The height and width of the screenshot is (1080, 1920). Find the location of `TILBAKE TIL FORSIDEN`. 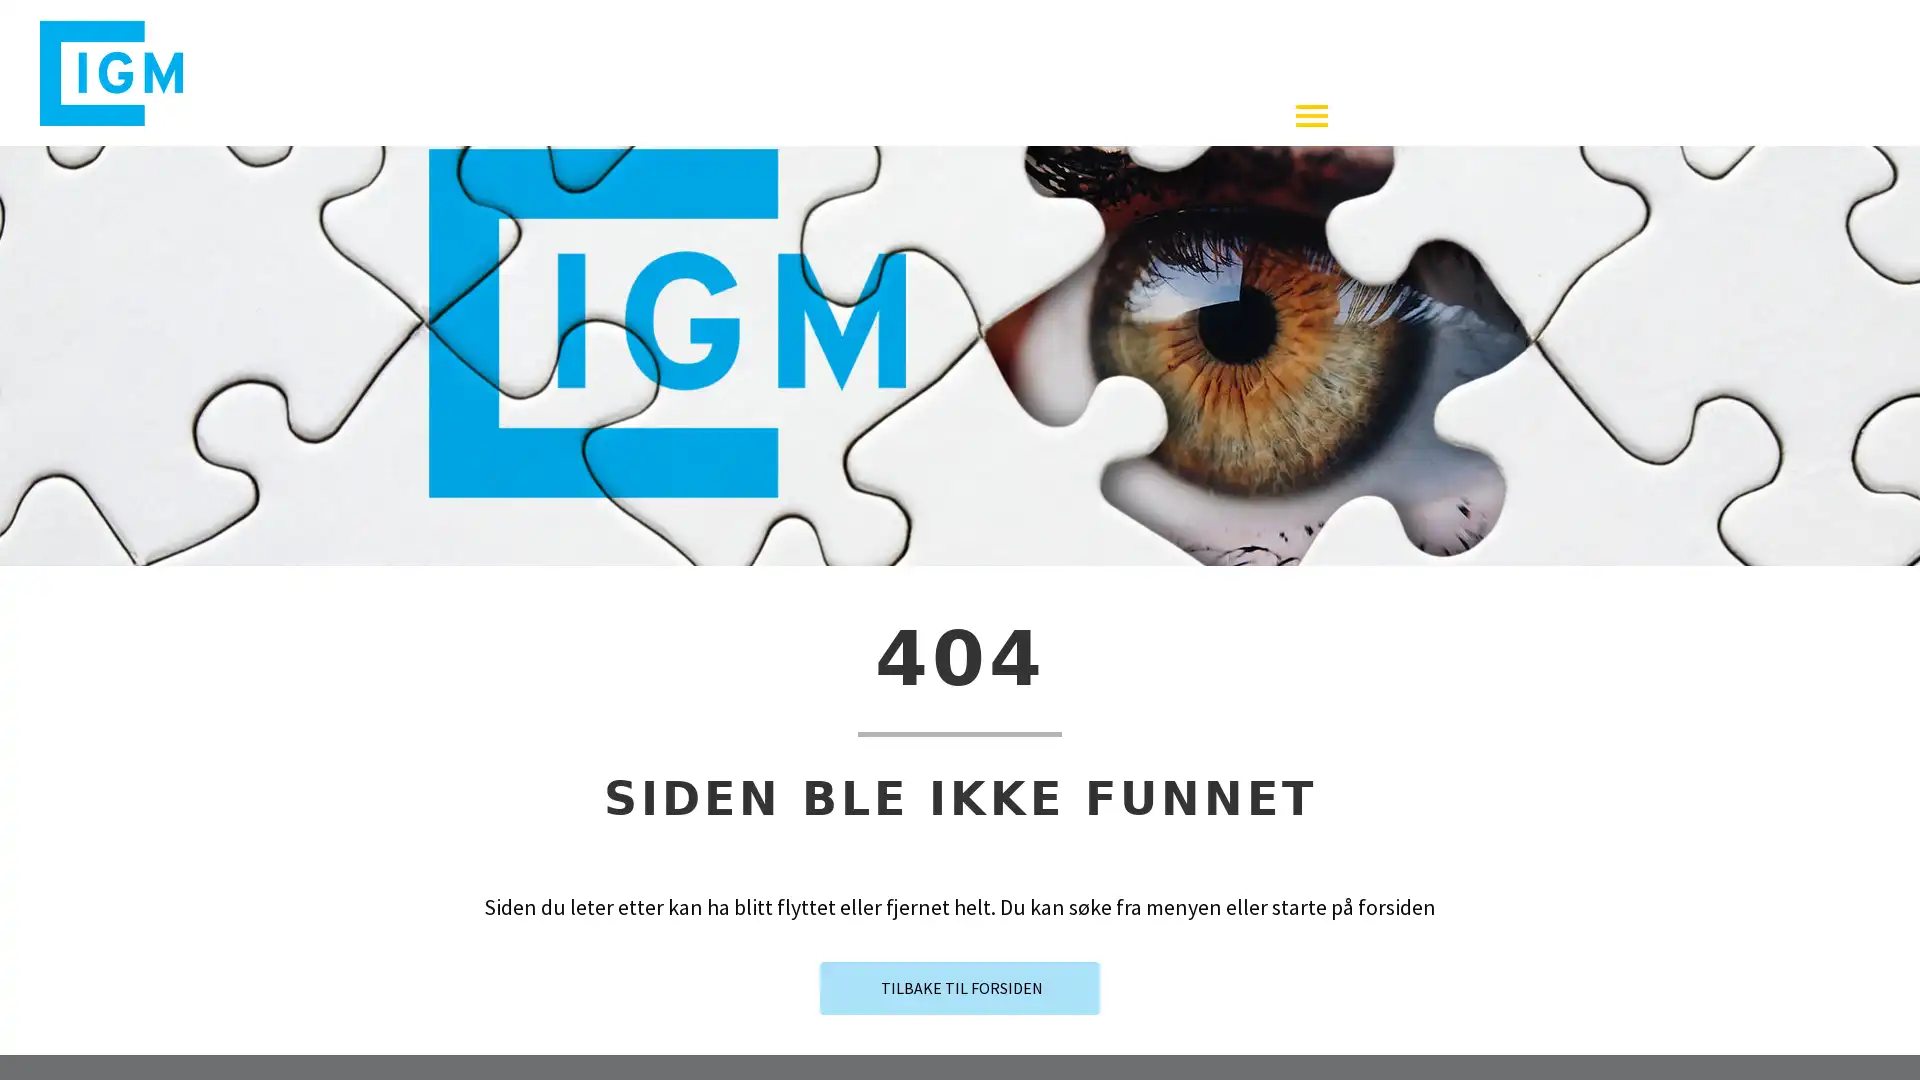

TILBAKE TIL FORSIDEN is located at coordinates (960, 1007).